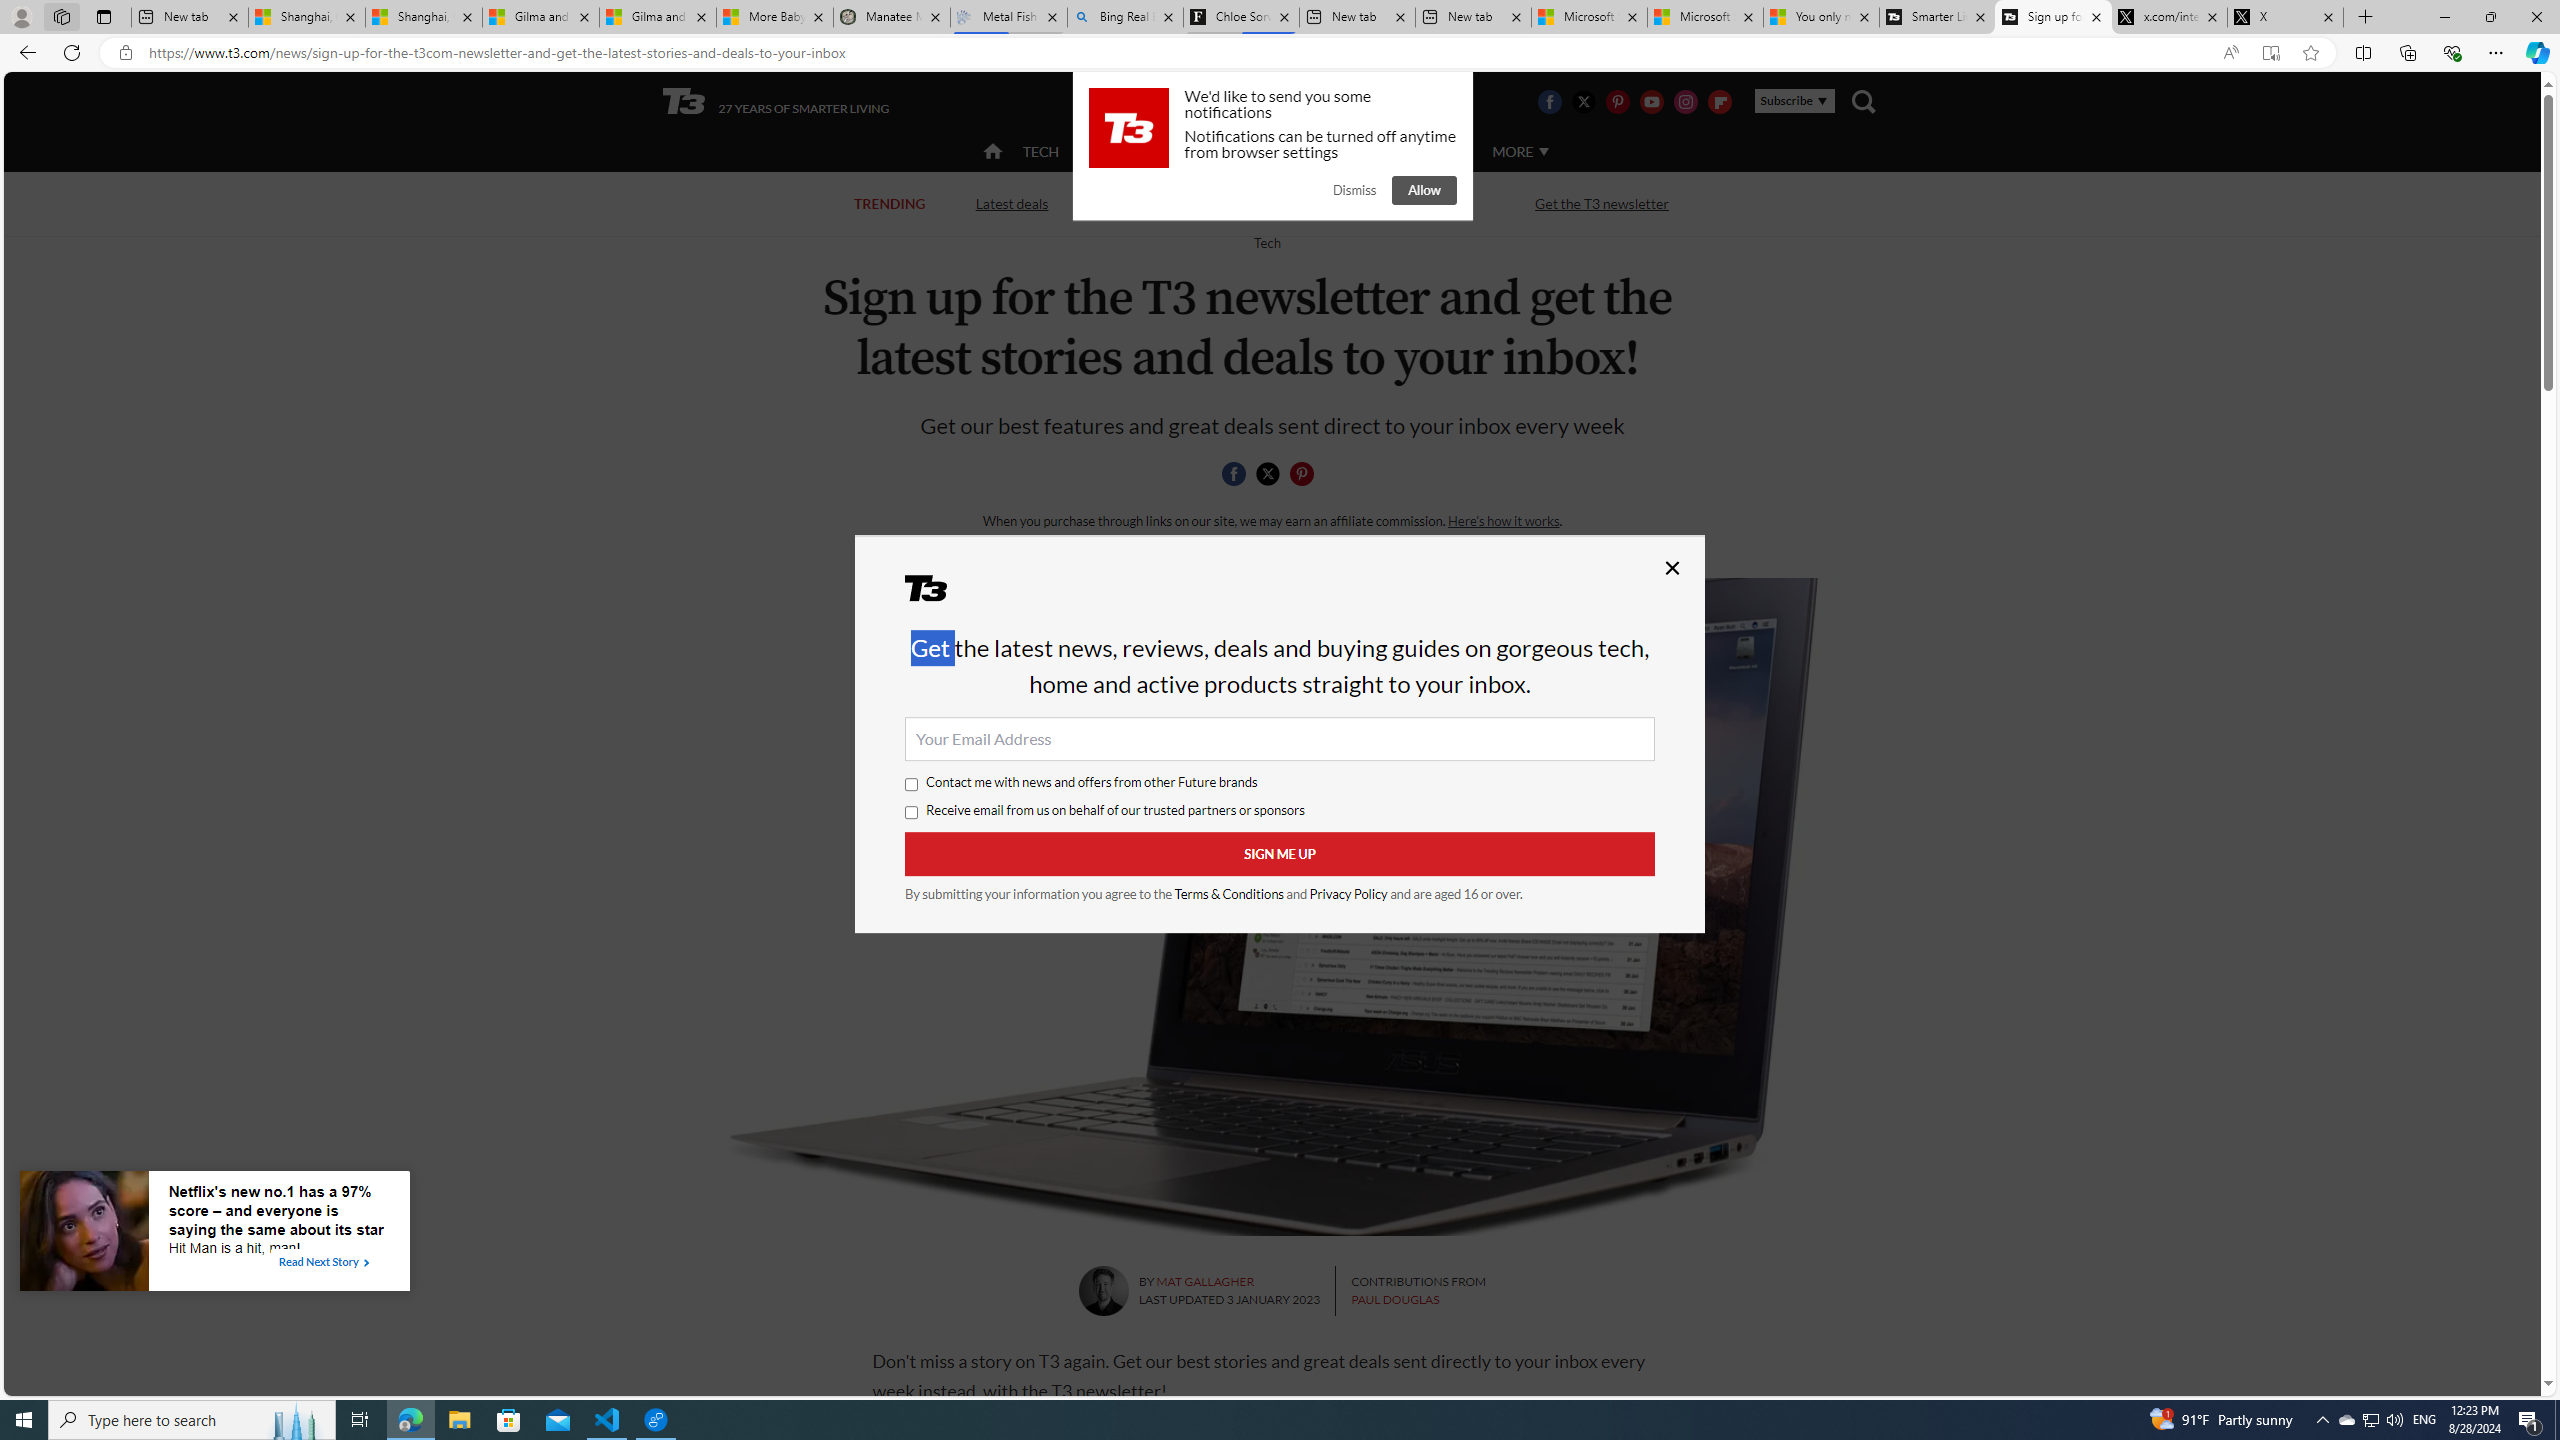 The image size is (2560, 1440). Describe the element at coordinates (1936, 16) in the screenshot. I see `'Smarter Living | T3'` at that location.